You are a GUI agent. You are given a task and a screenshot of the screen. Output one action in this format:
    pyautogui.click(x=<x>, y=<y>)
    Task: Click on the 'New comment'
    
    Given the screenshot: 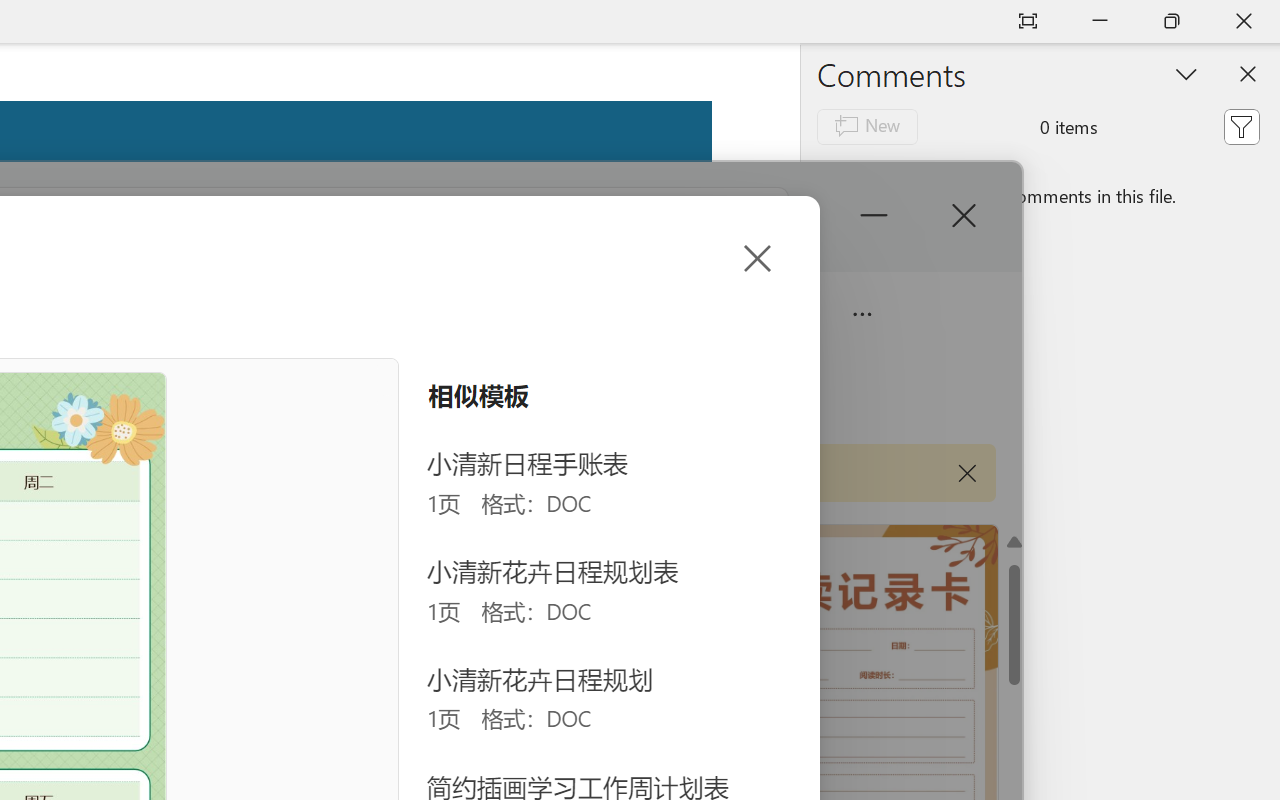 What is the action you would take?
    pyautogui.click(x=867, y=125)
    